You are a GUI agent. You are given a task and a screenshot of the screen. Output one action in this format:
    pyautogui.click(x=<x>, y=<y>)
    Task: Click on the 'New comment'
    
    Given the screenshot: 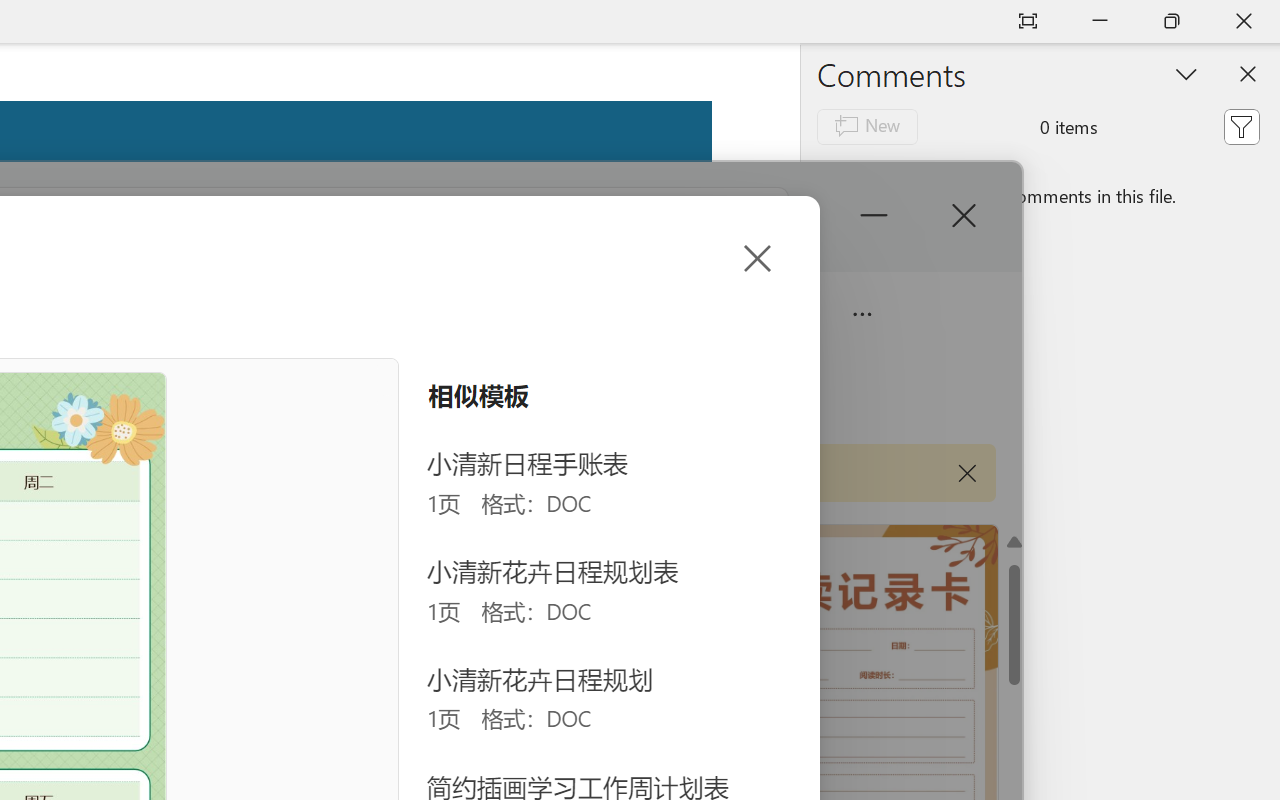 What is the action you would take?
    pyautogui.click(x=867, y=125)
    